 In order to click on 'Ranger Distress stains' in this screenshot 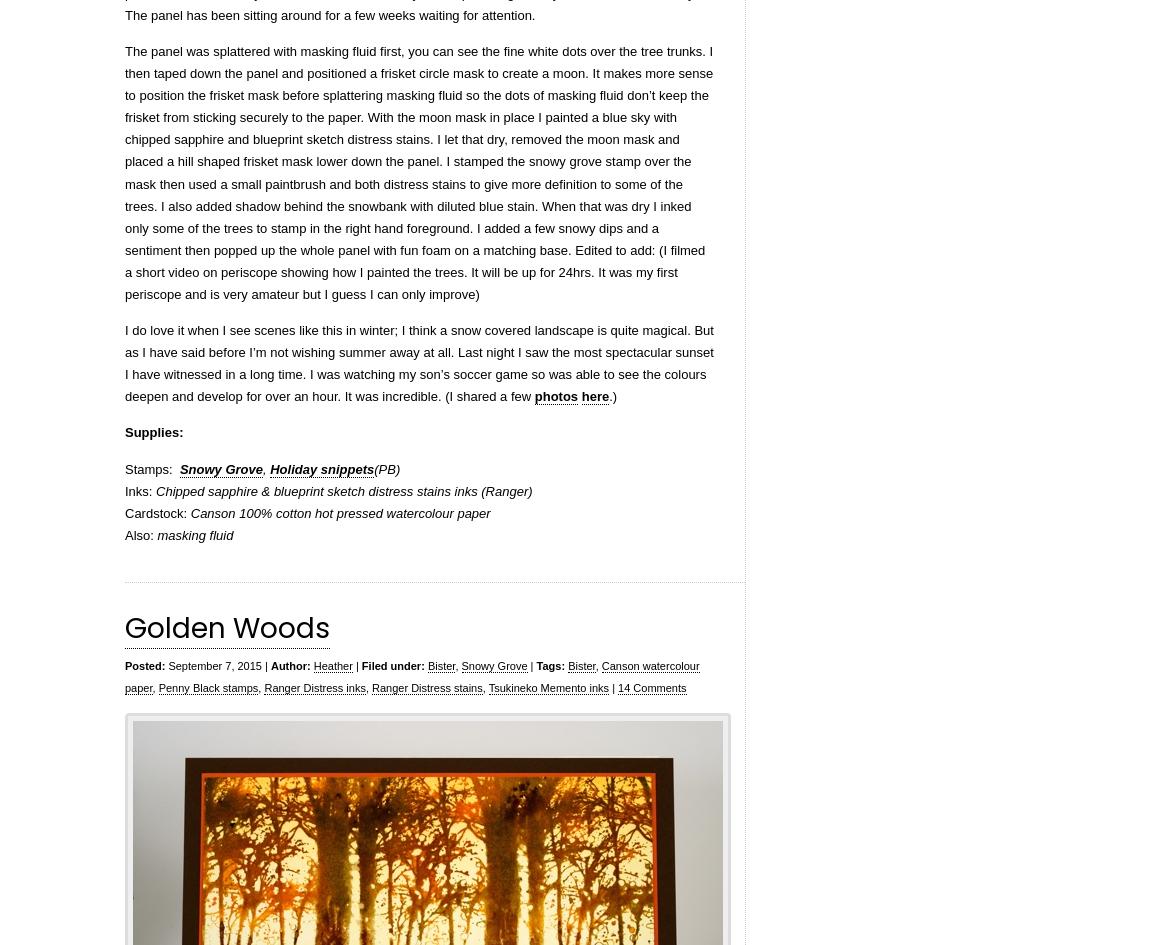, I will do `click(426, 687)`.